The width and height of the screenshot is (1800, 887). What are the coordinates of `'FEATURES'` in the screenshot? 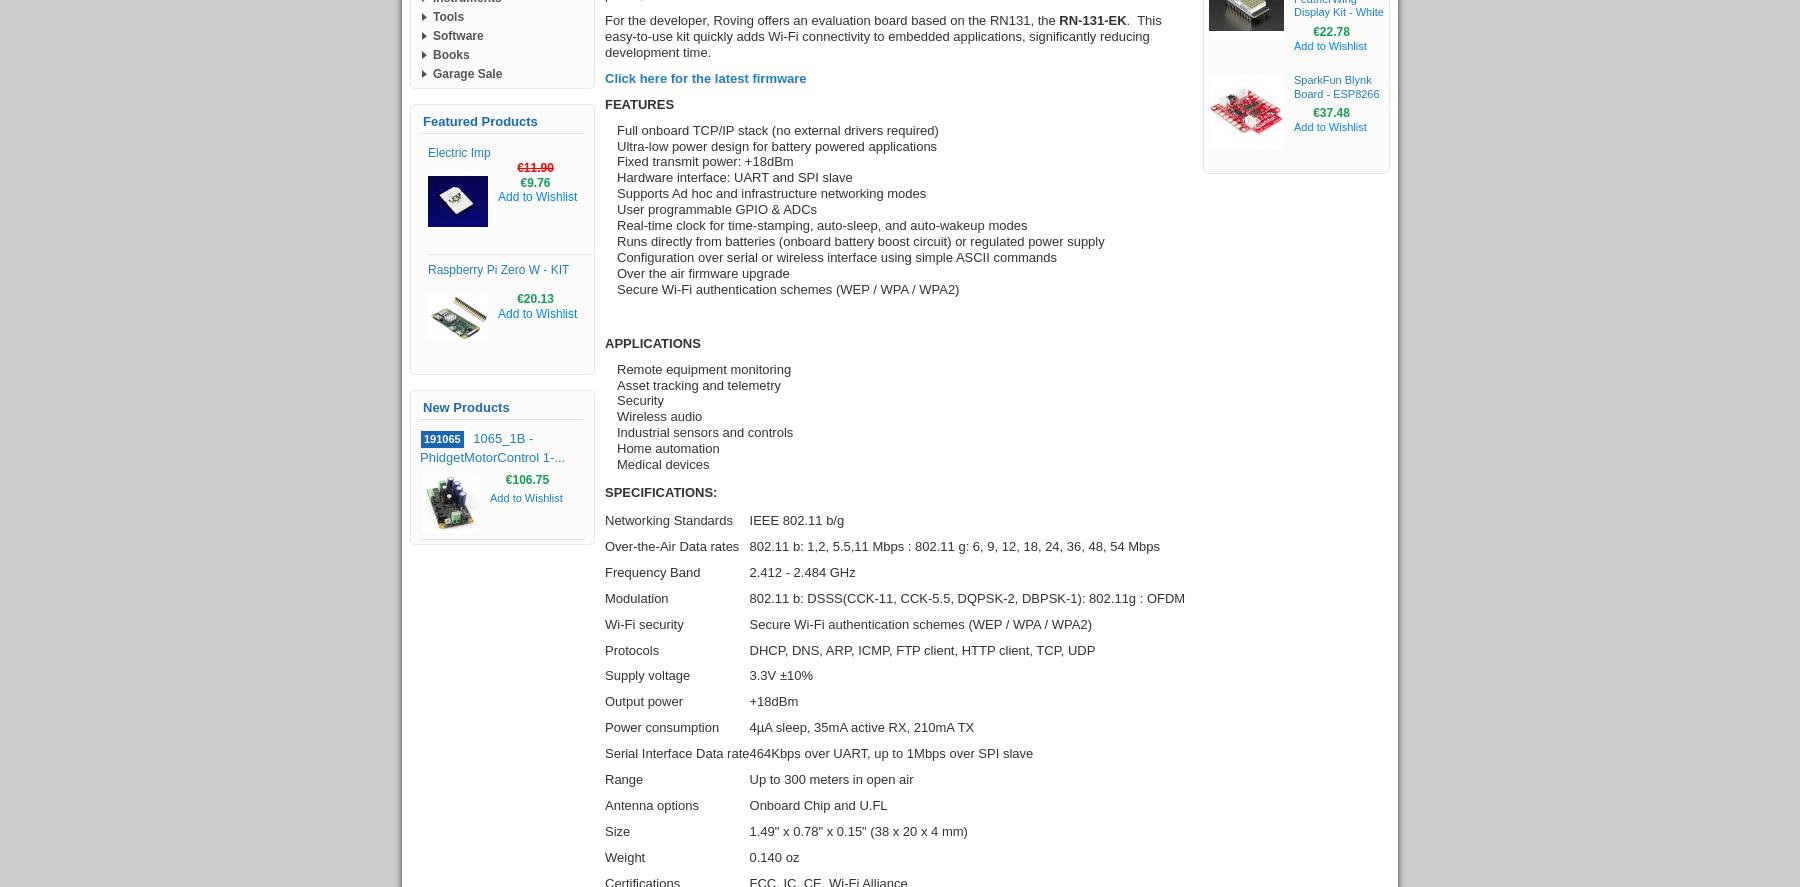 It's located at (639, 103).